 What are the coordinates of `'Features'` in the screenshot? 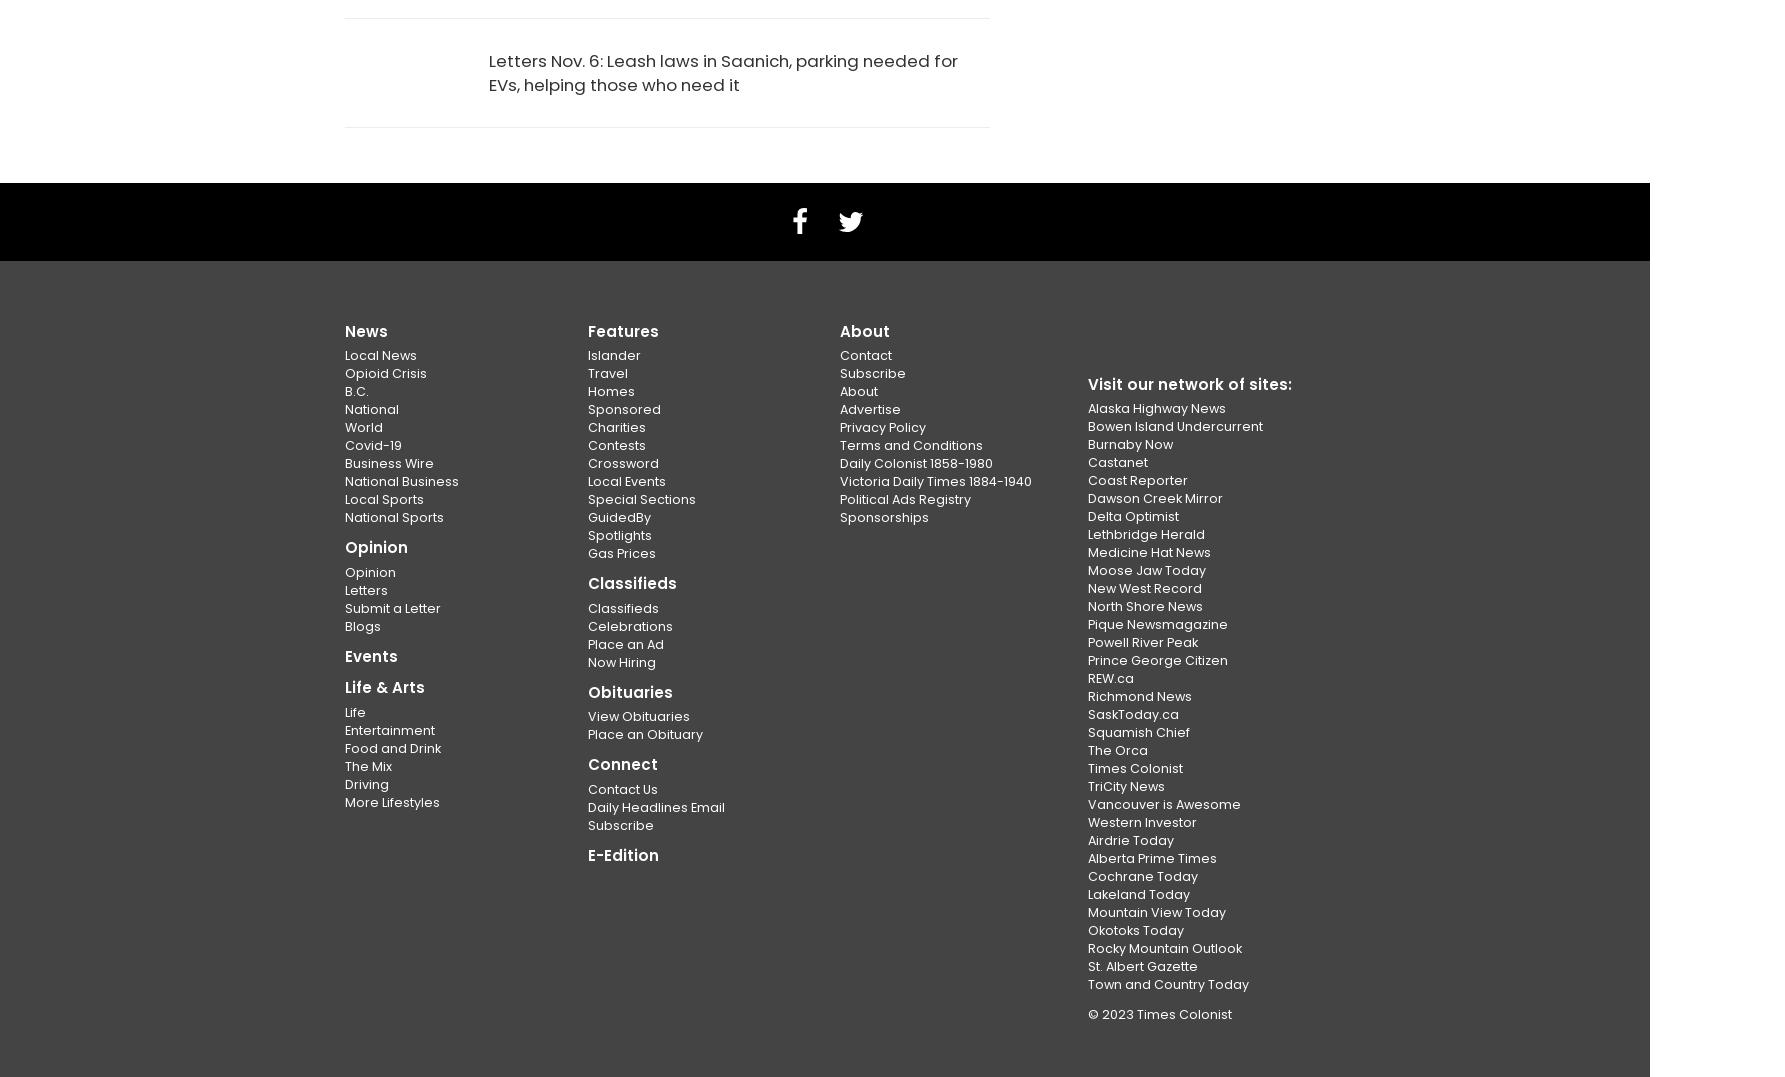 It's located at (622, 330).